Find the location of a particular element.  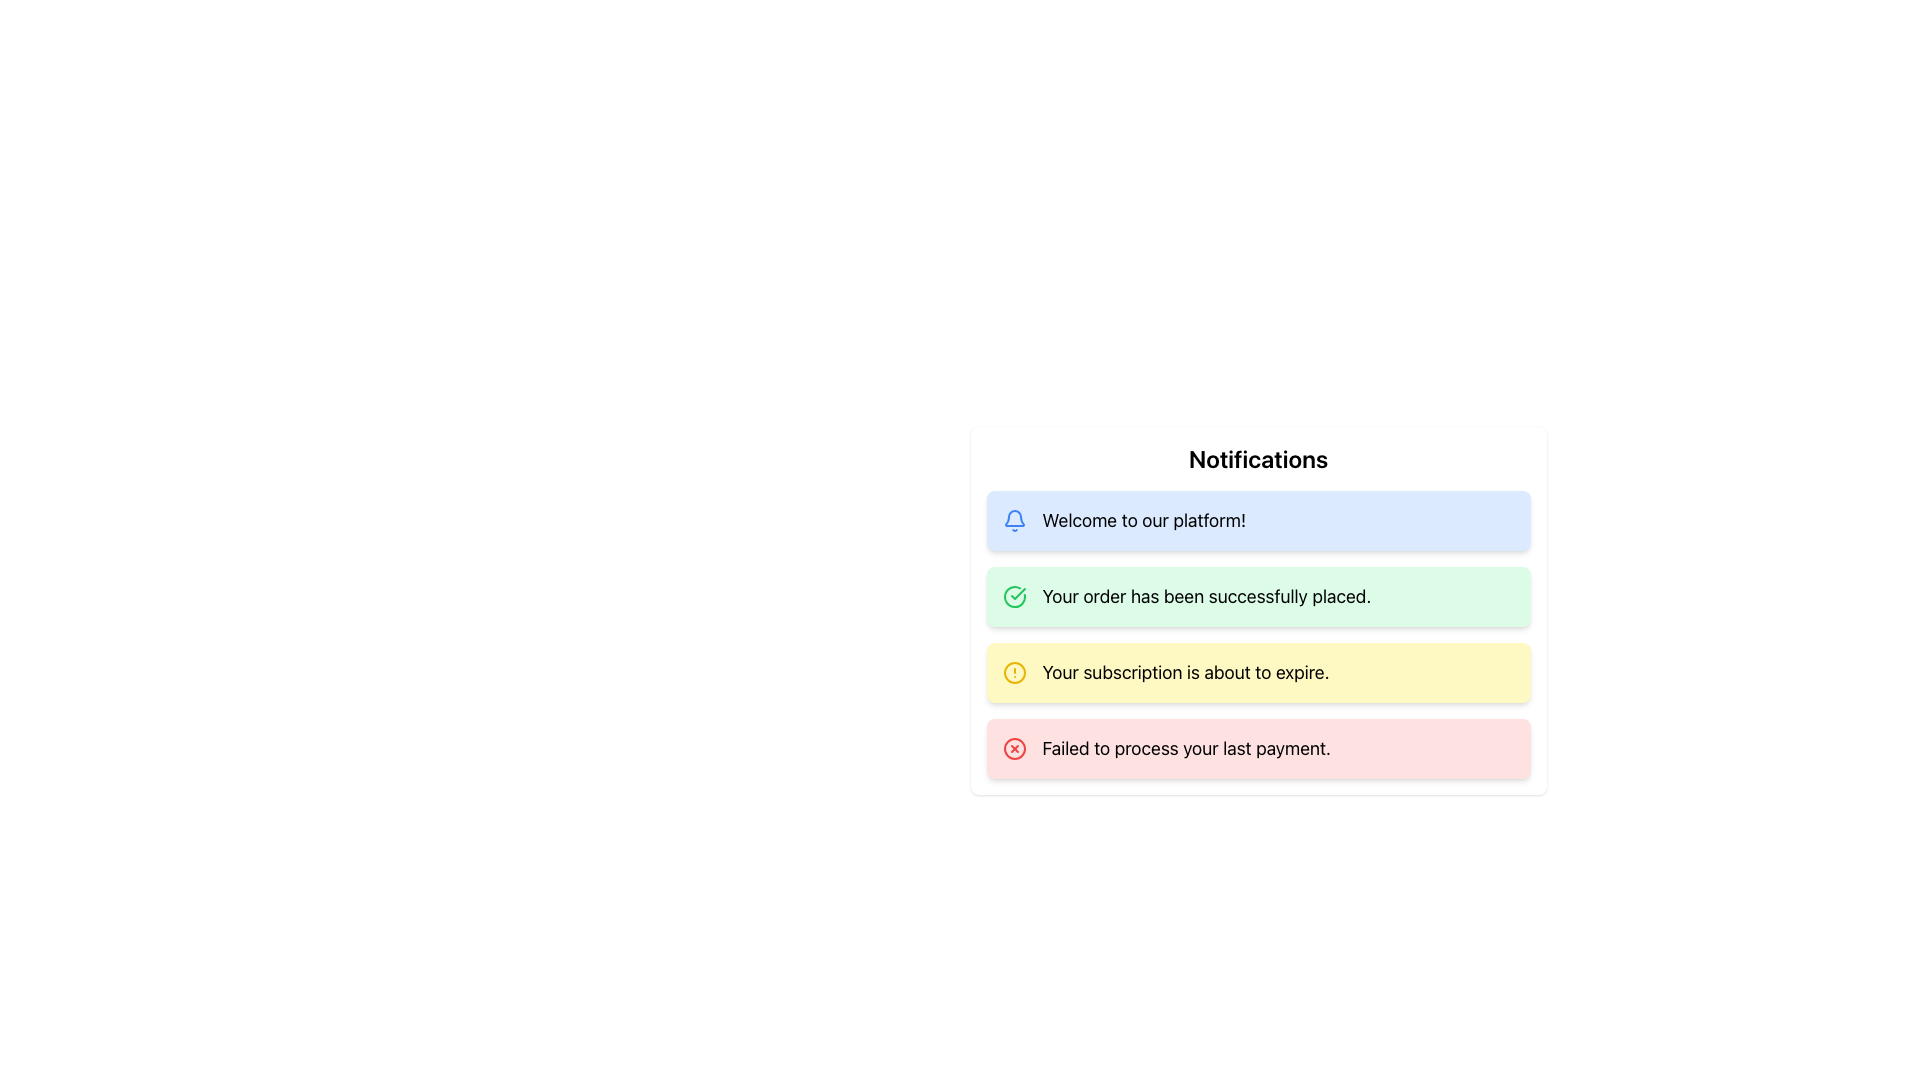

the text label that displays 'Welcome to our platform!' within the first notification block under the 'Notifications' section, which has a light blue background and features a notification bell icon to the left of the text is located at coordinates (1144, 519).